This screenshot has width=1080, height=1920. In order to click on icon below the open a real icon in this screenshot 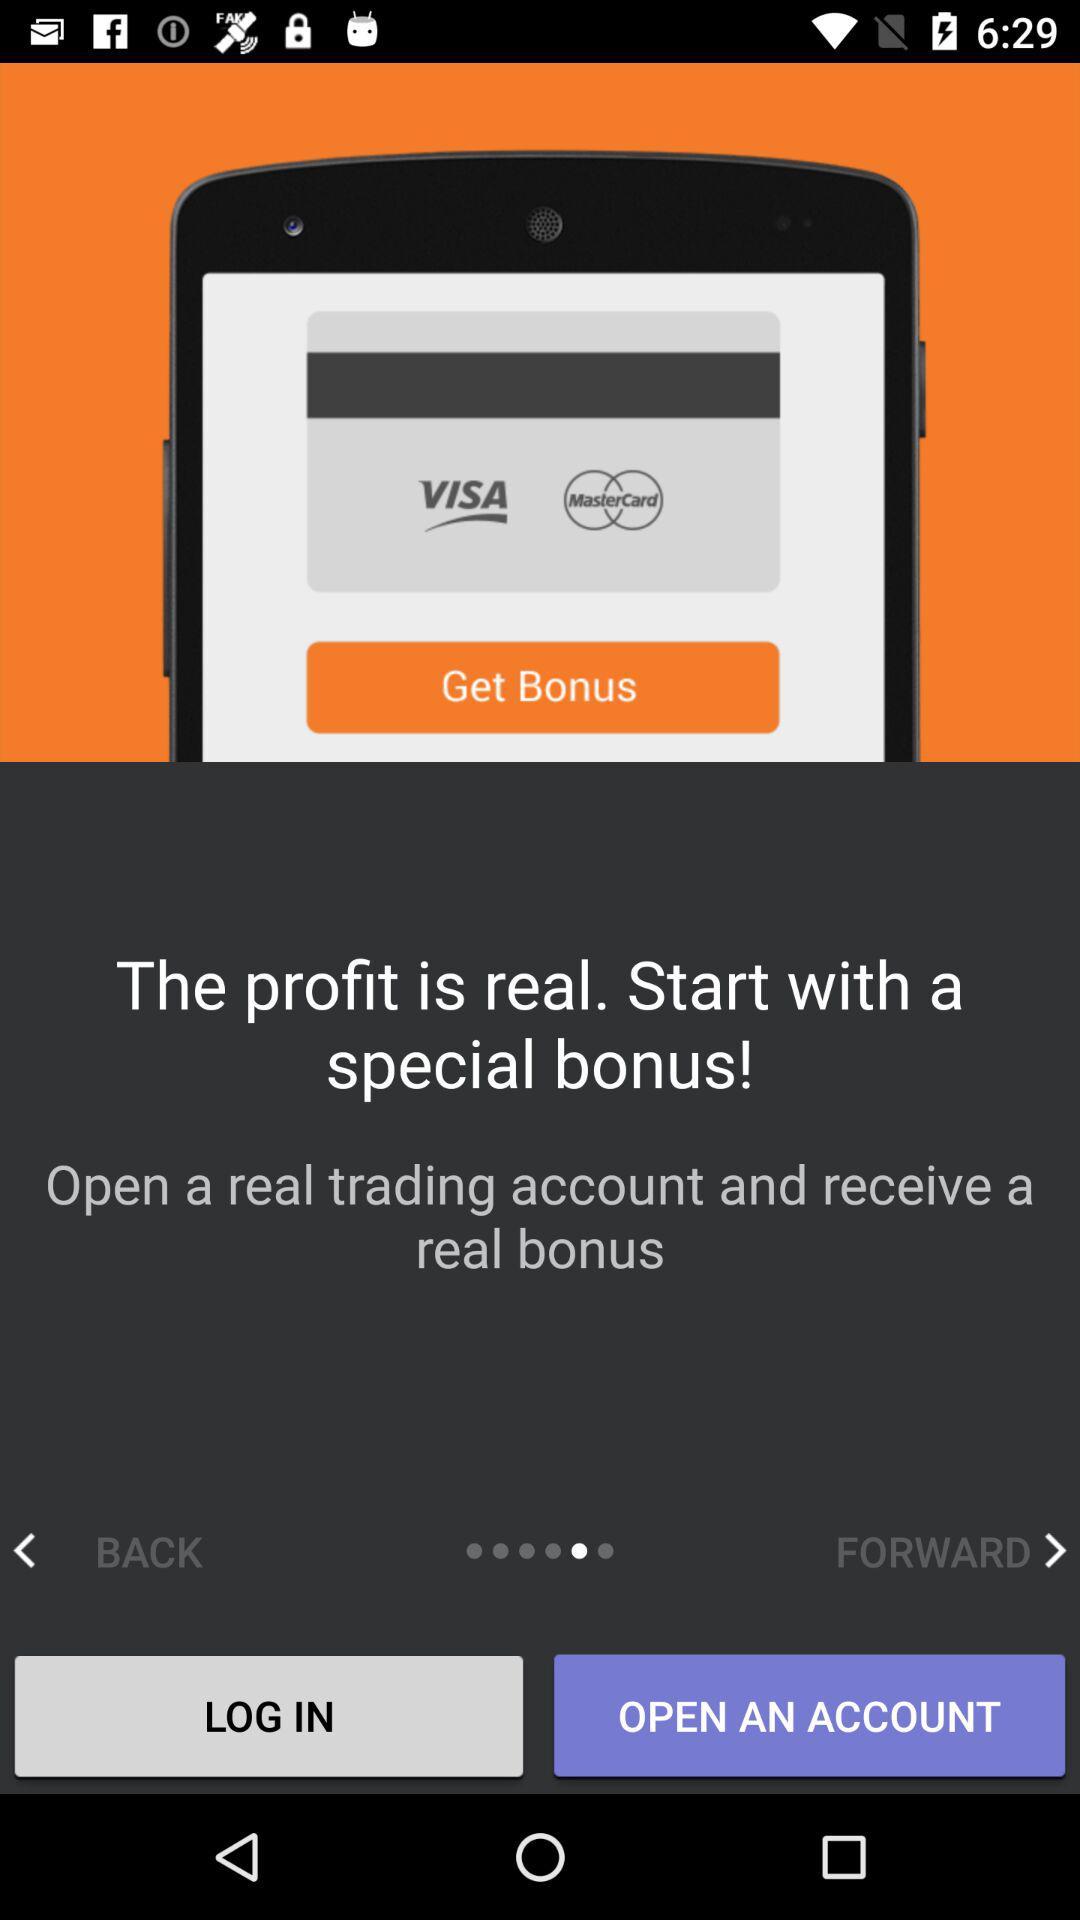, I will do `click(950, 1549)`.